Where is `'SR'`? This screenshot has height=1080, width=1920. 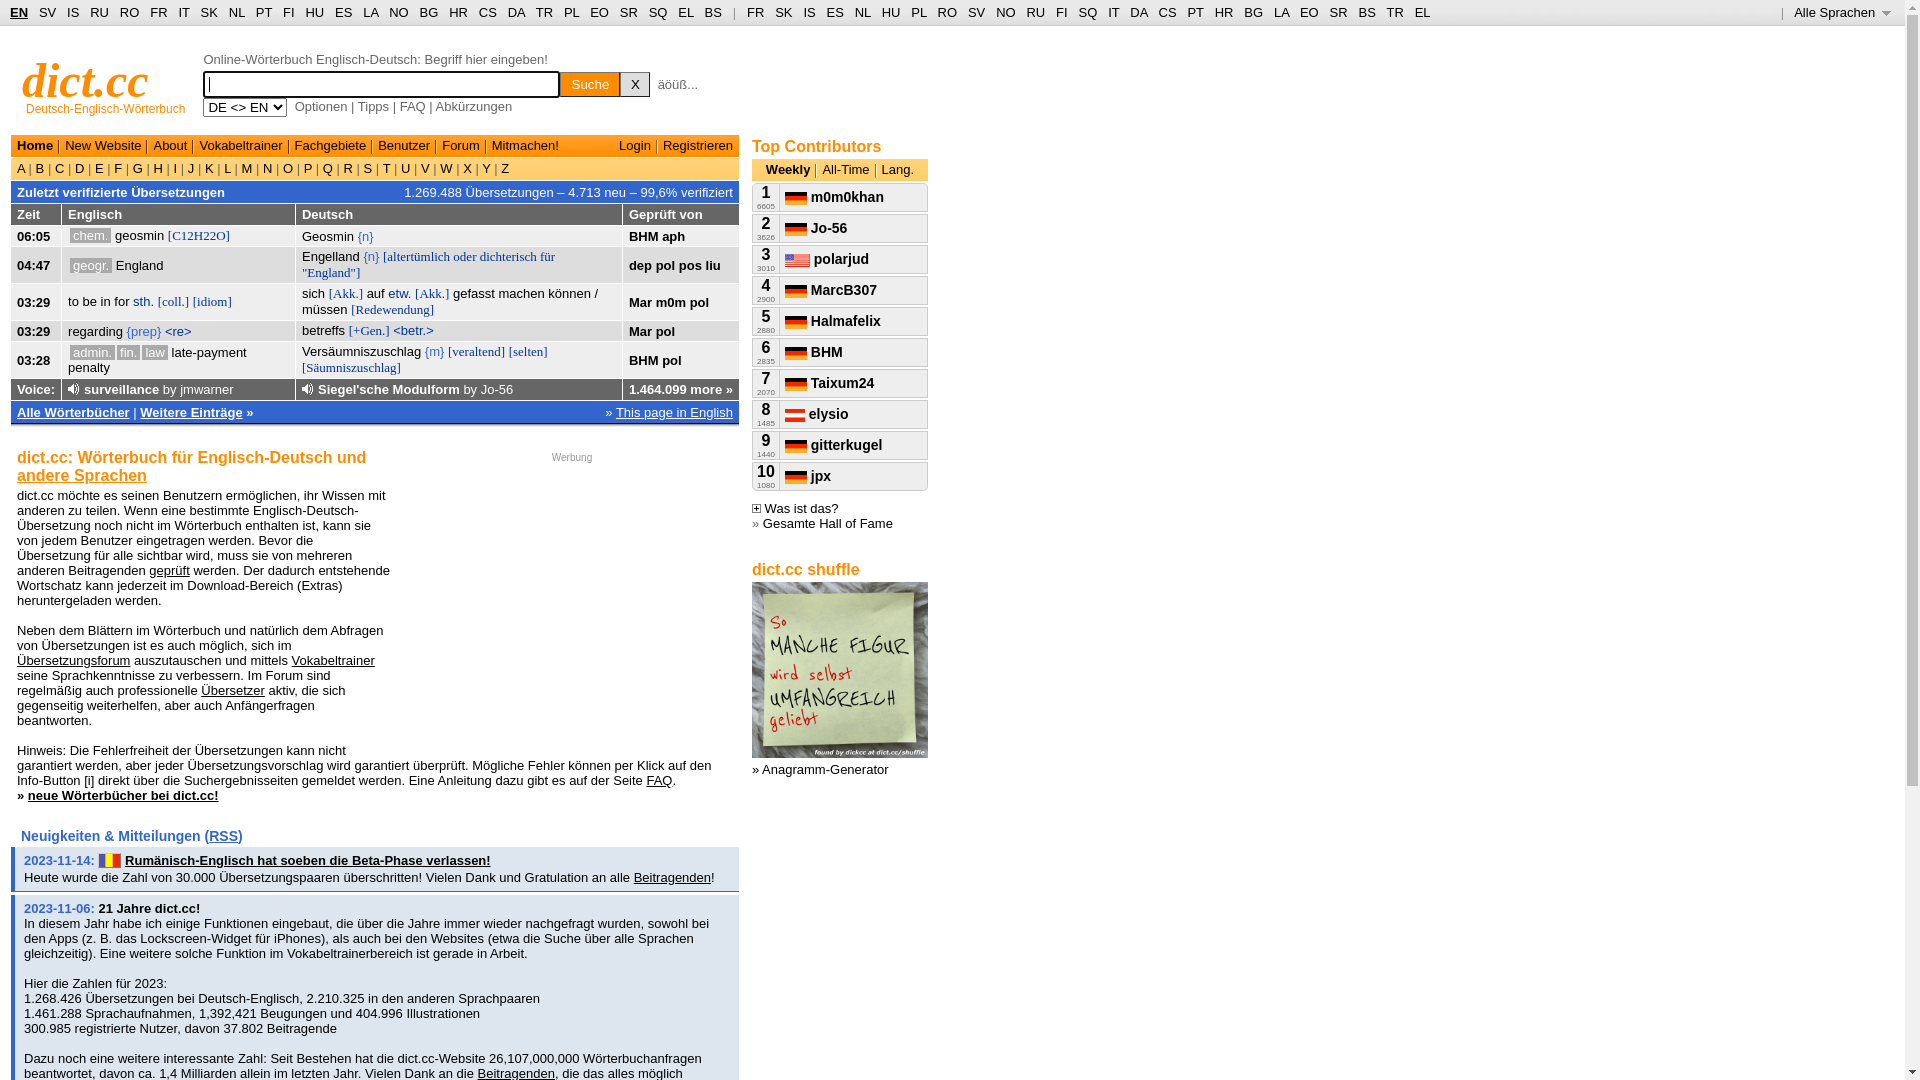 'SR' is located at coordinates (627, 12).